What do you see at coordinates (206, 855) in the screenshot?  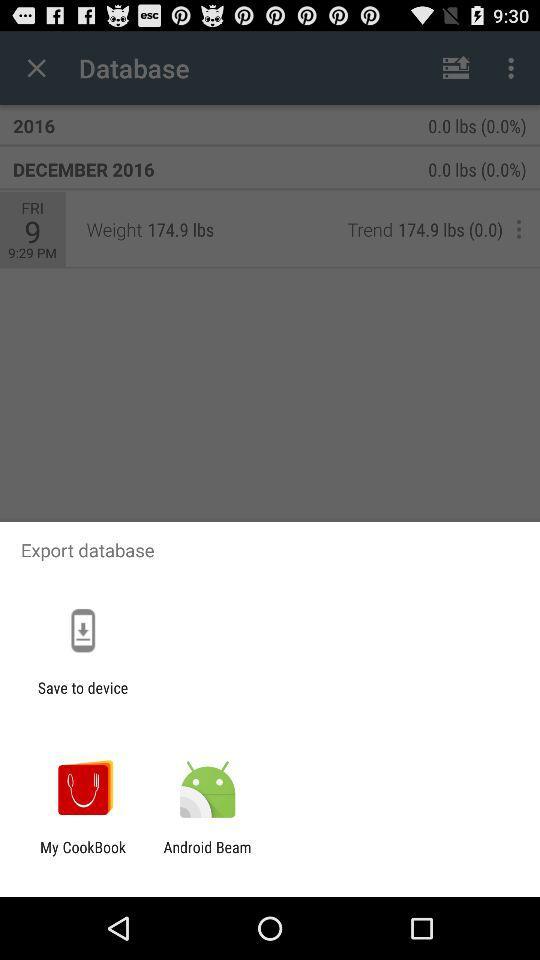 I see `the android beam` at bounding box center [206, 855].